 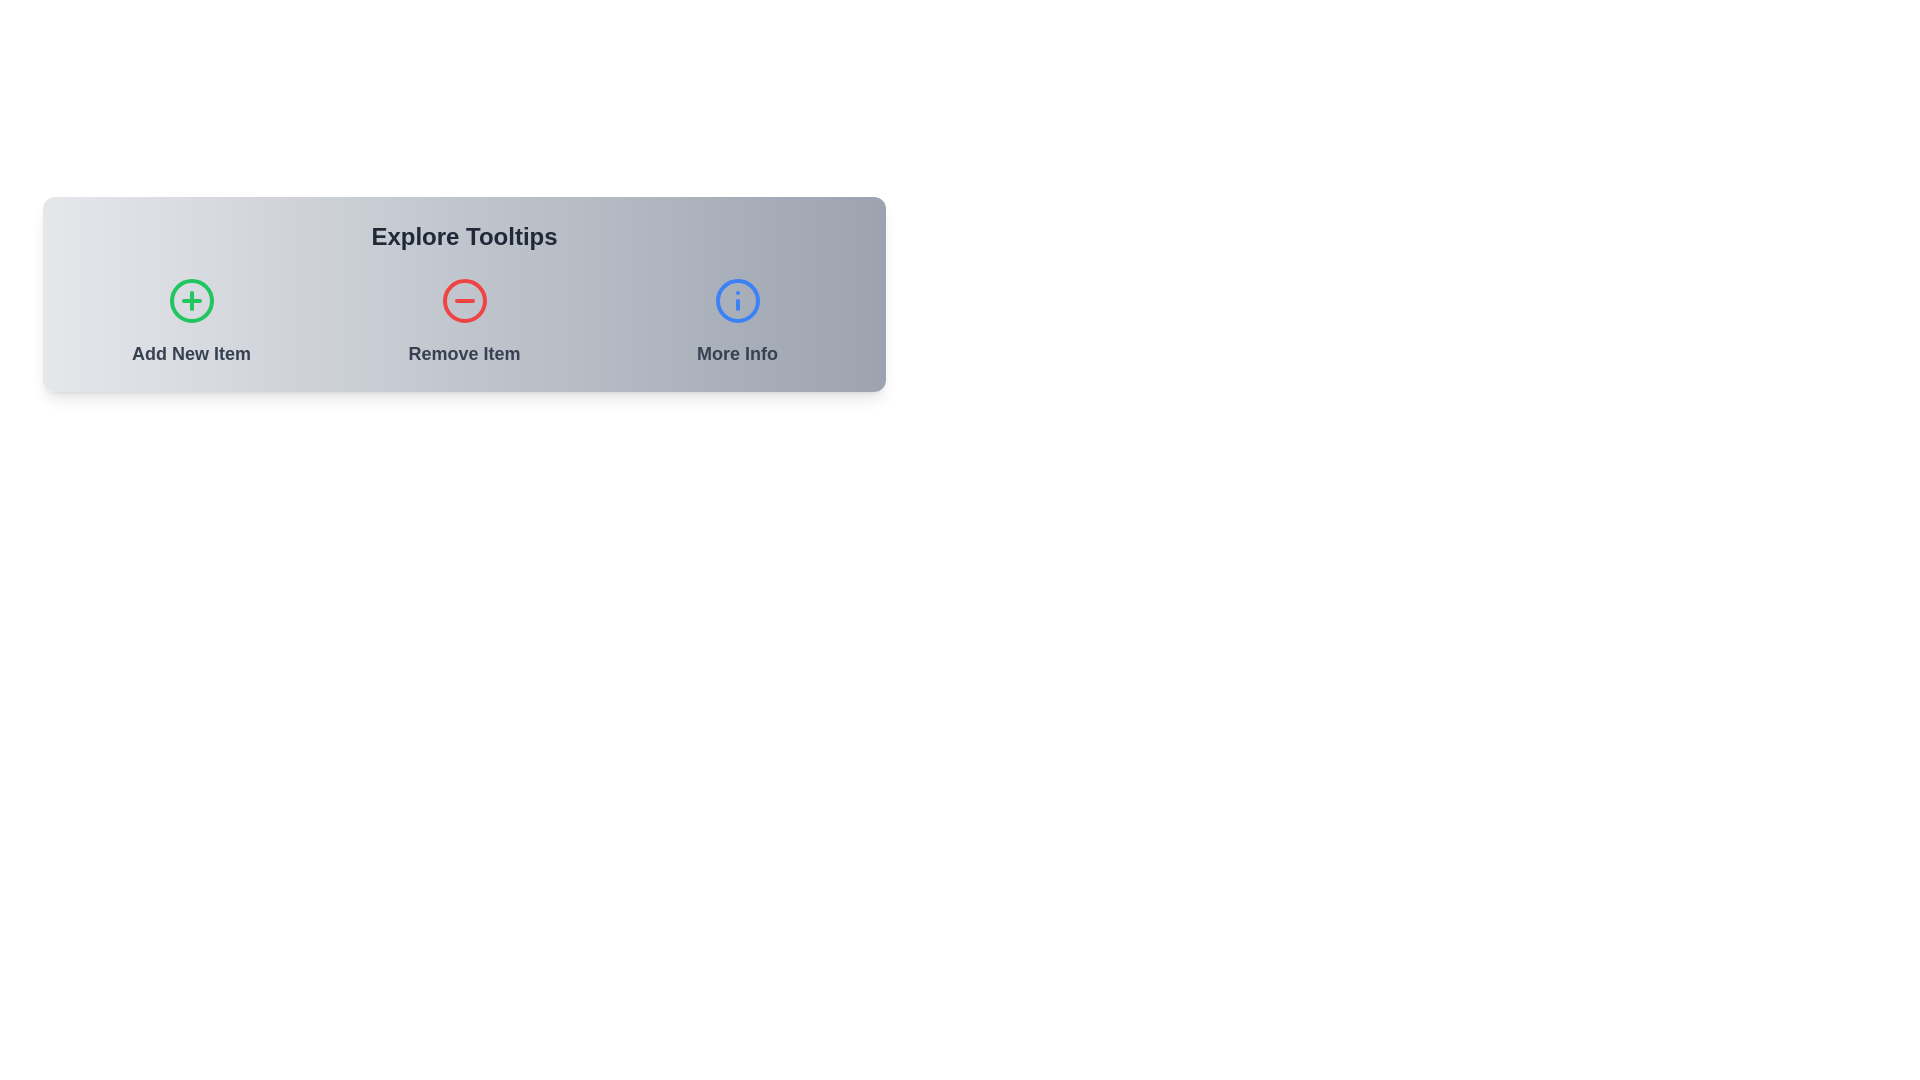 I want to click on the circular green button with a plus sign inside, which is labeled 'Add New Item', so click(x=191, y=321).